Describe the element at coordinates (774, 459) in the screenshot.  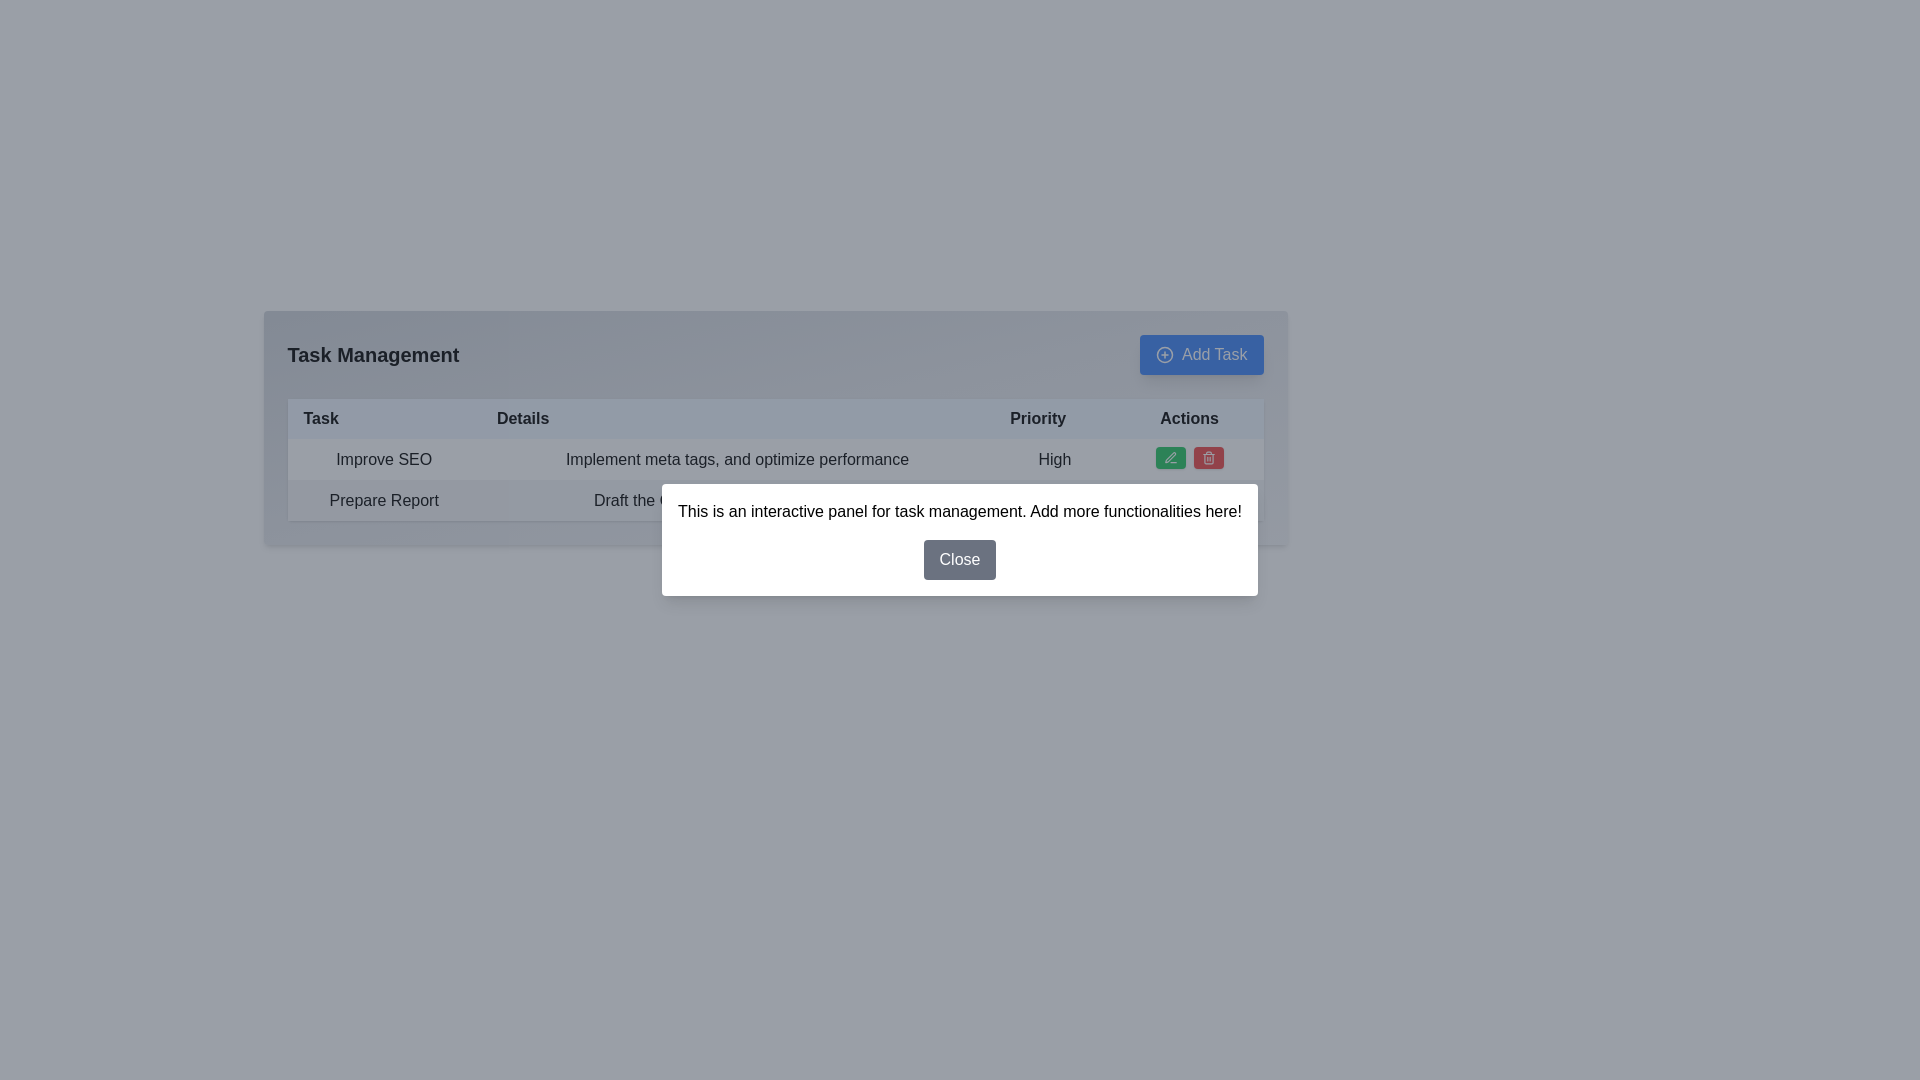
I see `the first table row in the task management dashboard that contains the text 'Improve SEO', 'Implement meta tags, and optimize performance', and 'High'` at that location.